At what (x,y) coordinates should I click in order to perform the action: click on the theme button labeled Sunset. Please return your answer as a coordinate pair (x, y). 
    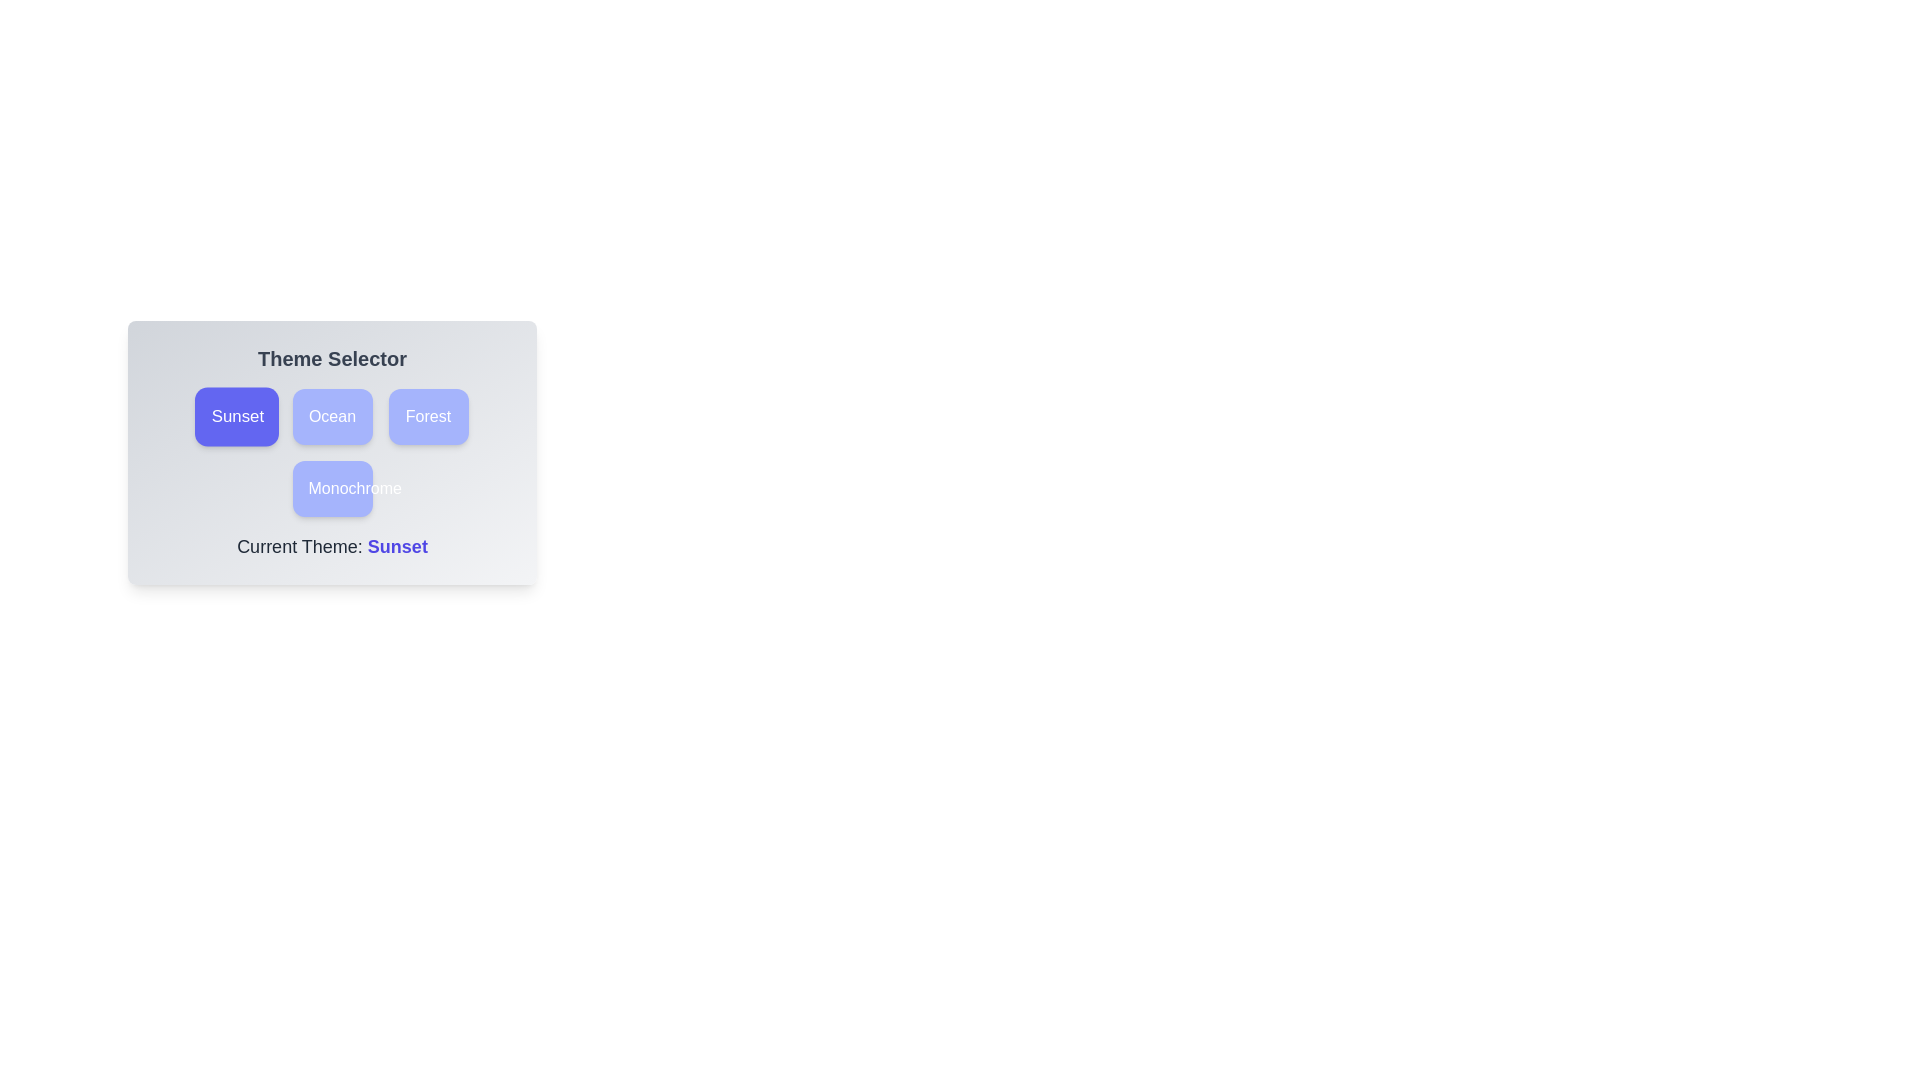
    Looking at the image, I should click on (236, 415).